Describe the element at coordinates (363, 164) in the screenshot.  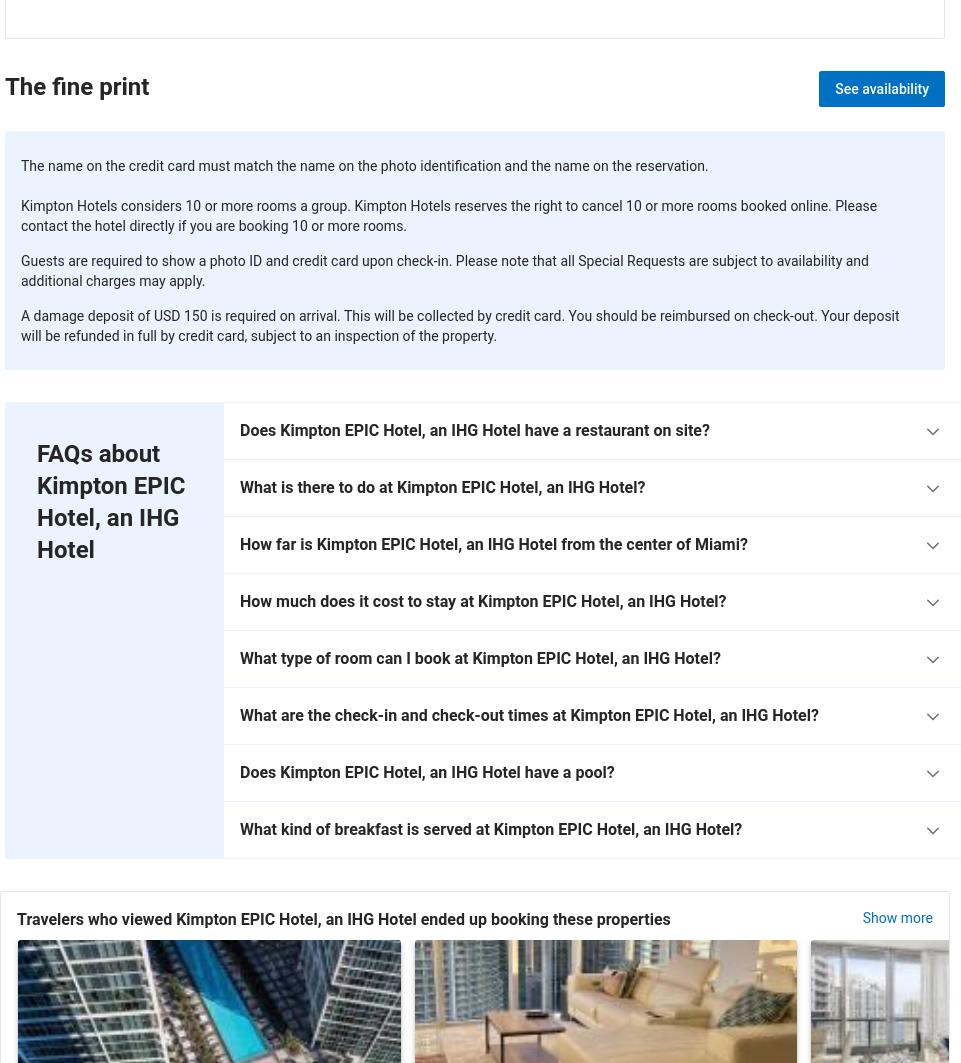
I see `'The name on the credit card must match the name on the photo identification and the name on the reservation.'` at that location.